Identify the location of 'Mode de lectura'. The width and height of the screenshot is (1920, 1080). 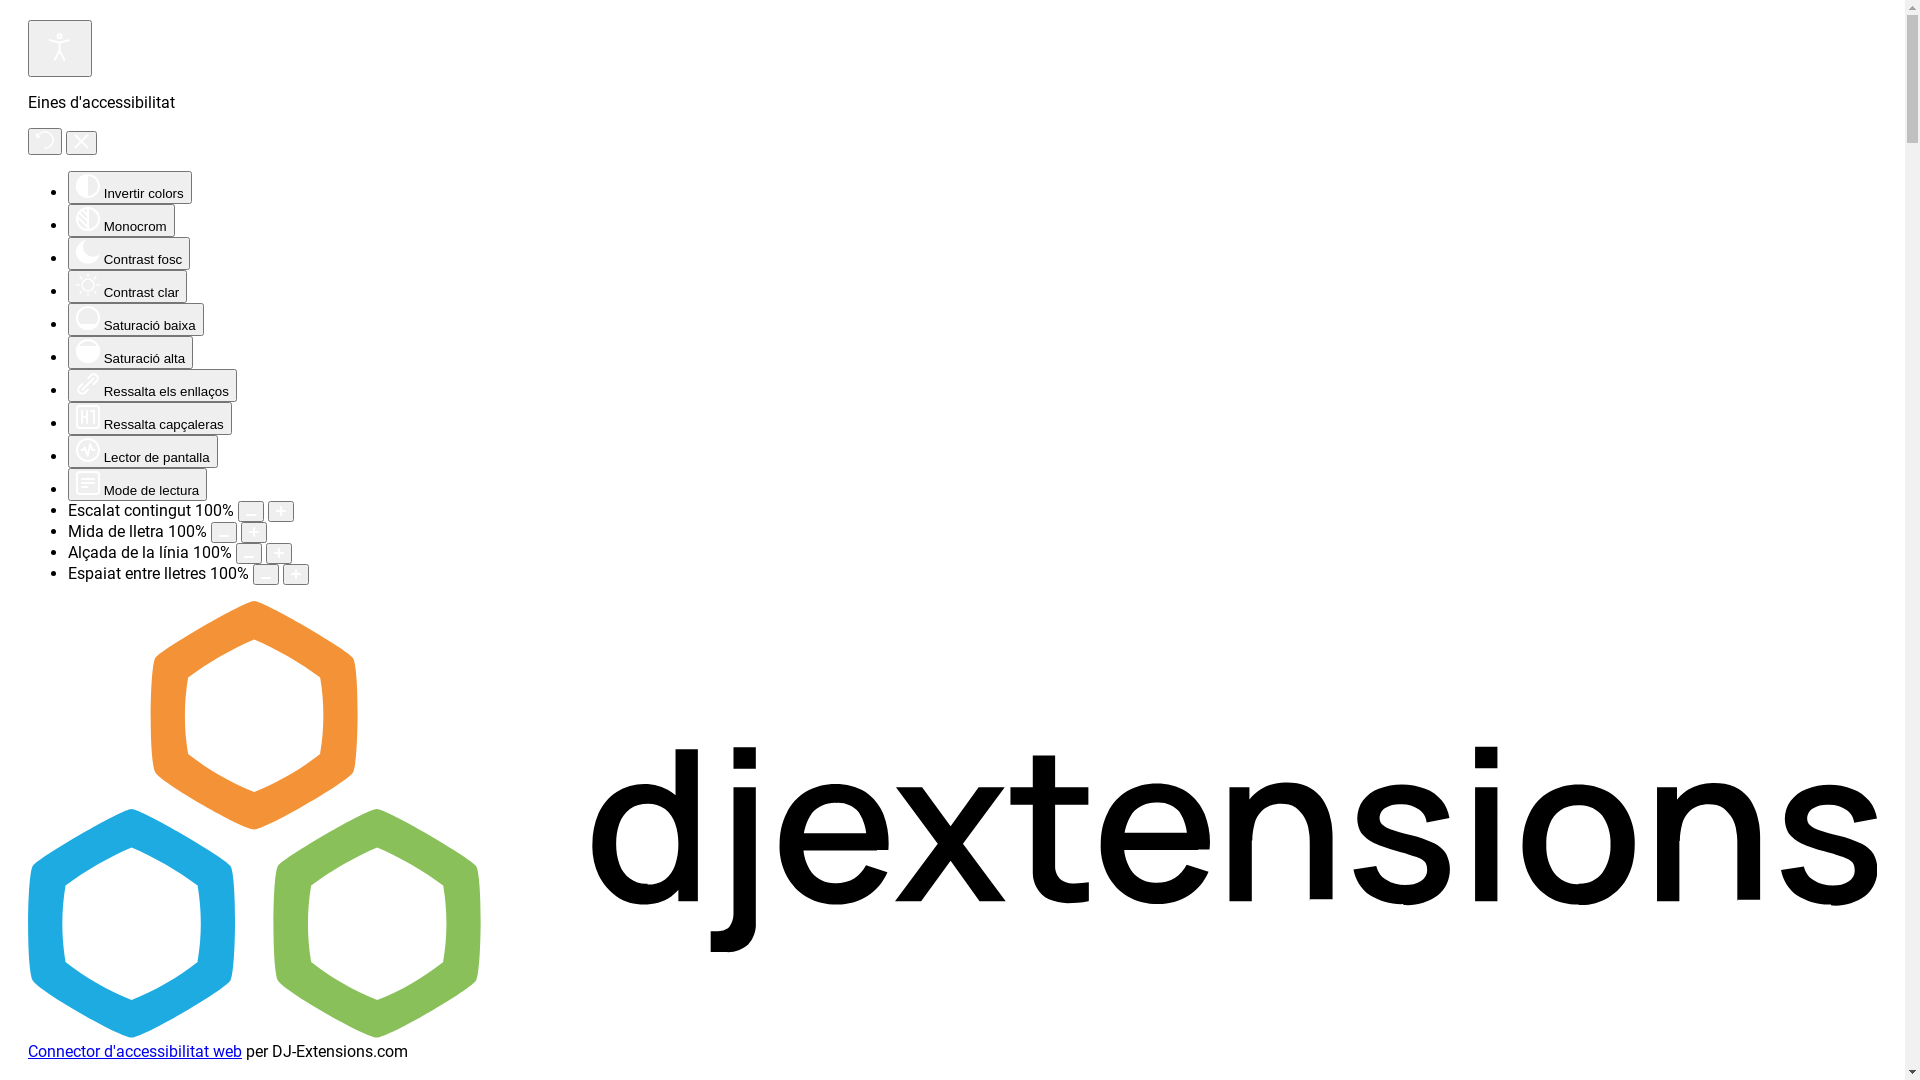
(136, 484).